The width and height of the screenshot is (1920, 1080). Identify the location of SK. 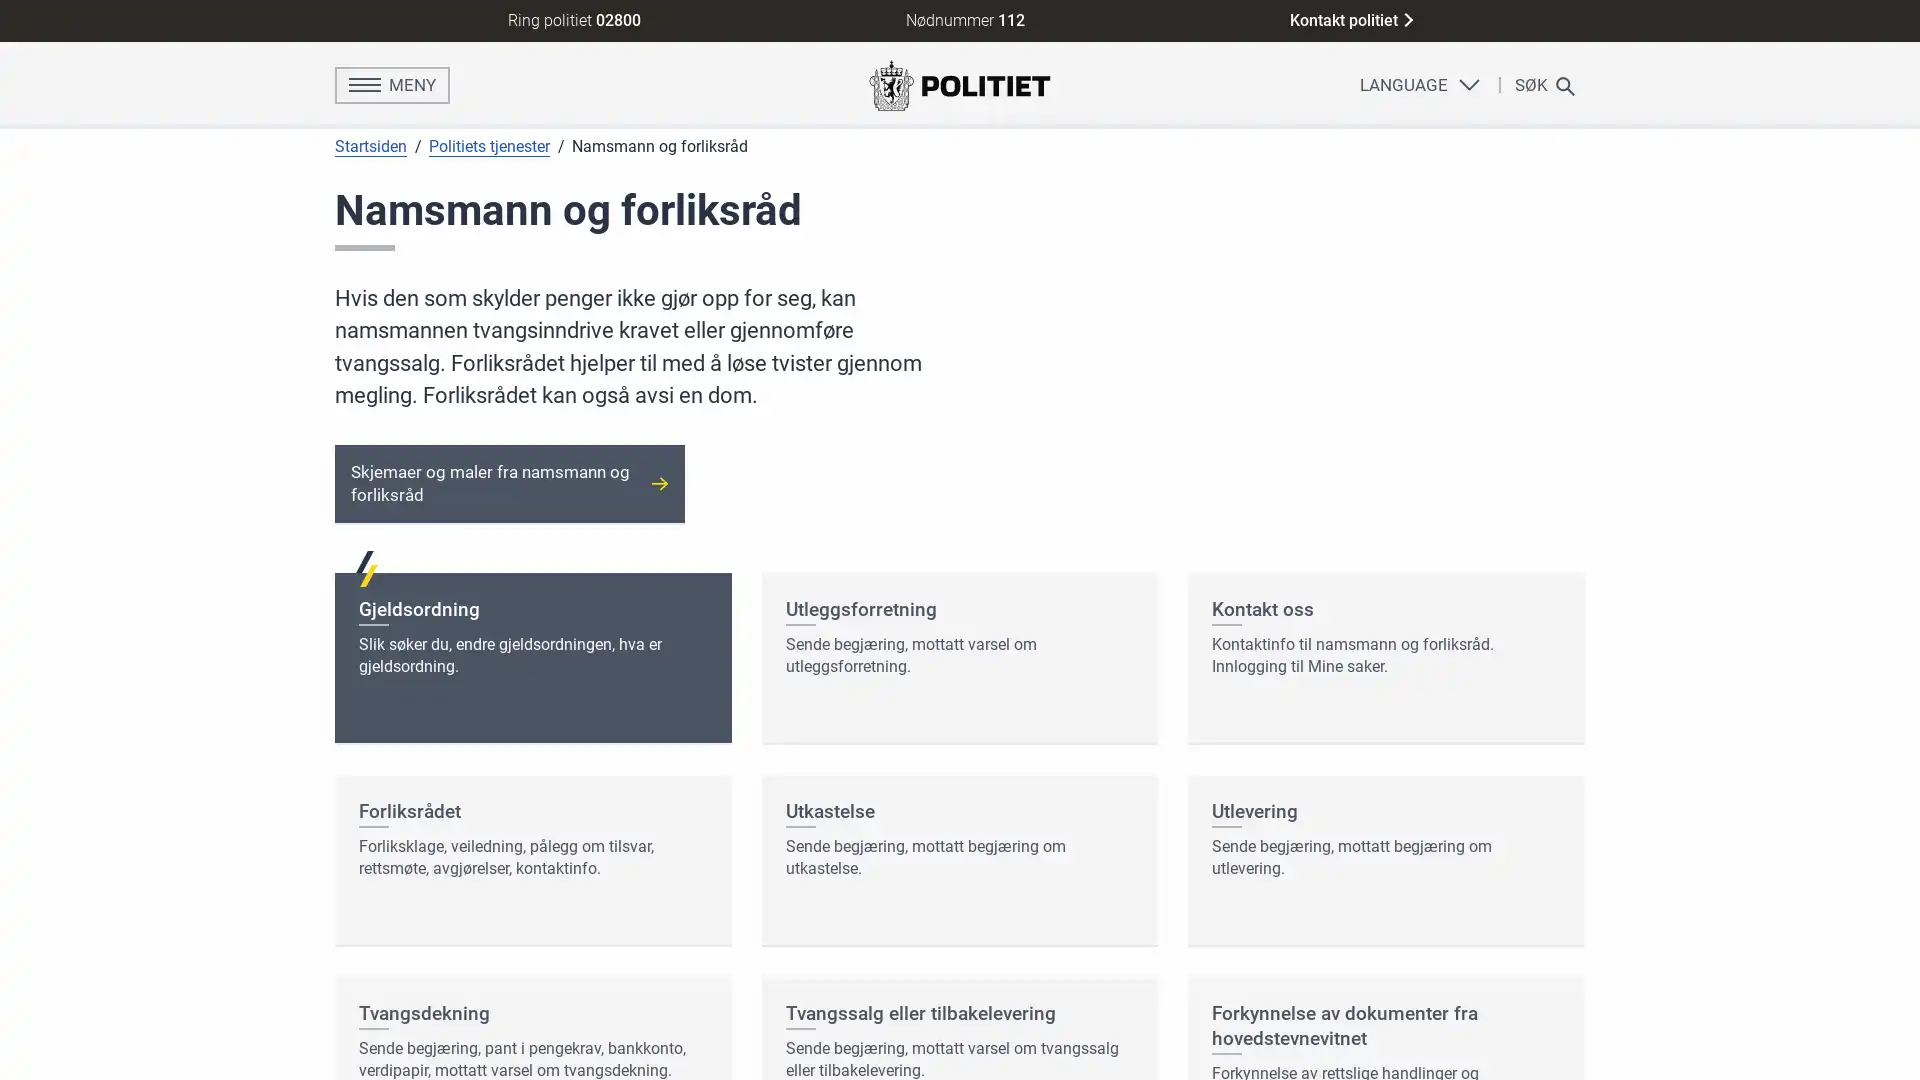
(1539, 83).